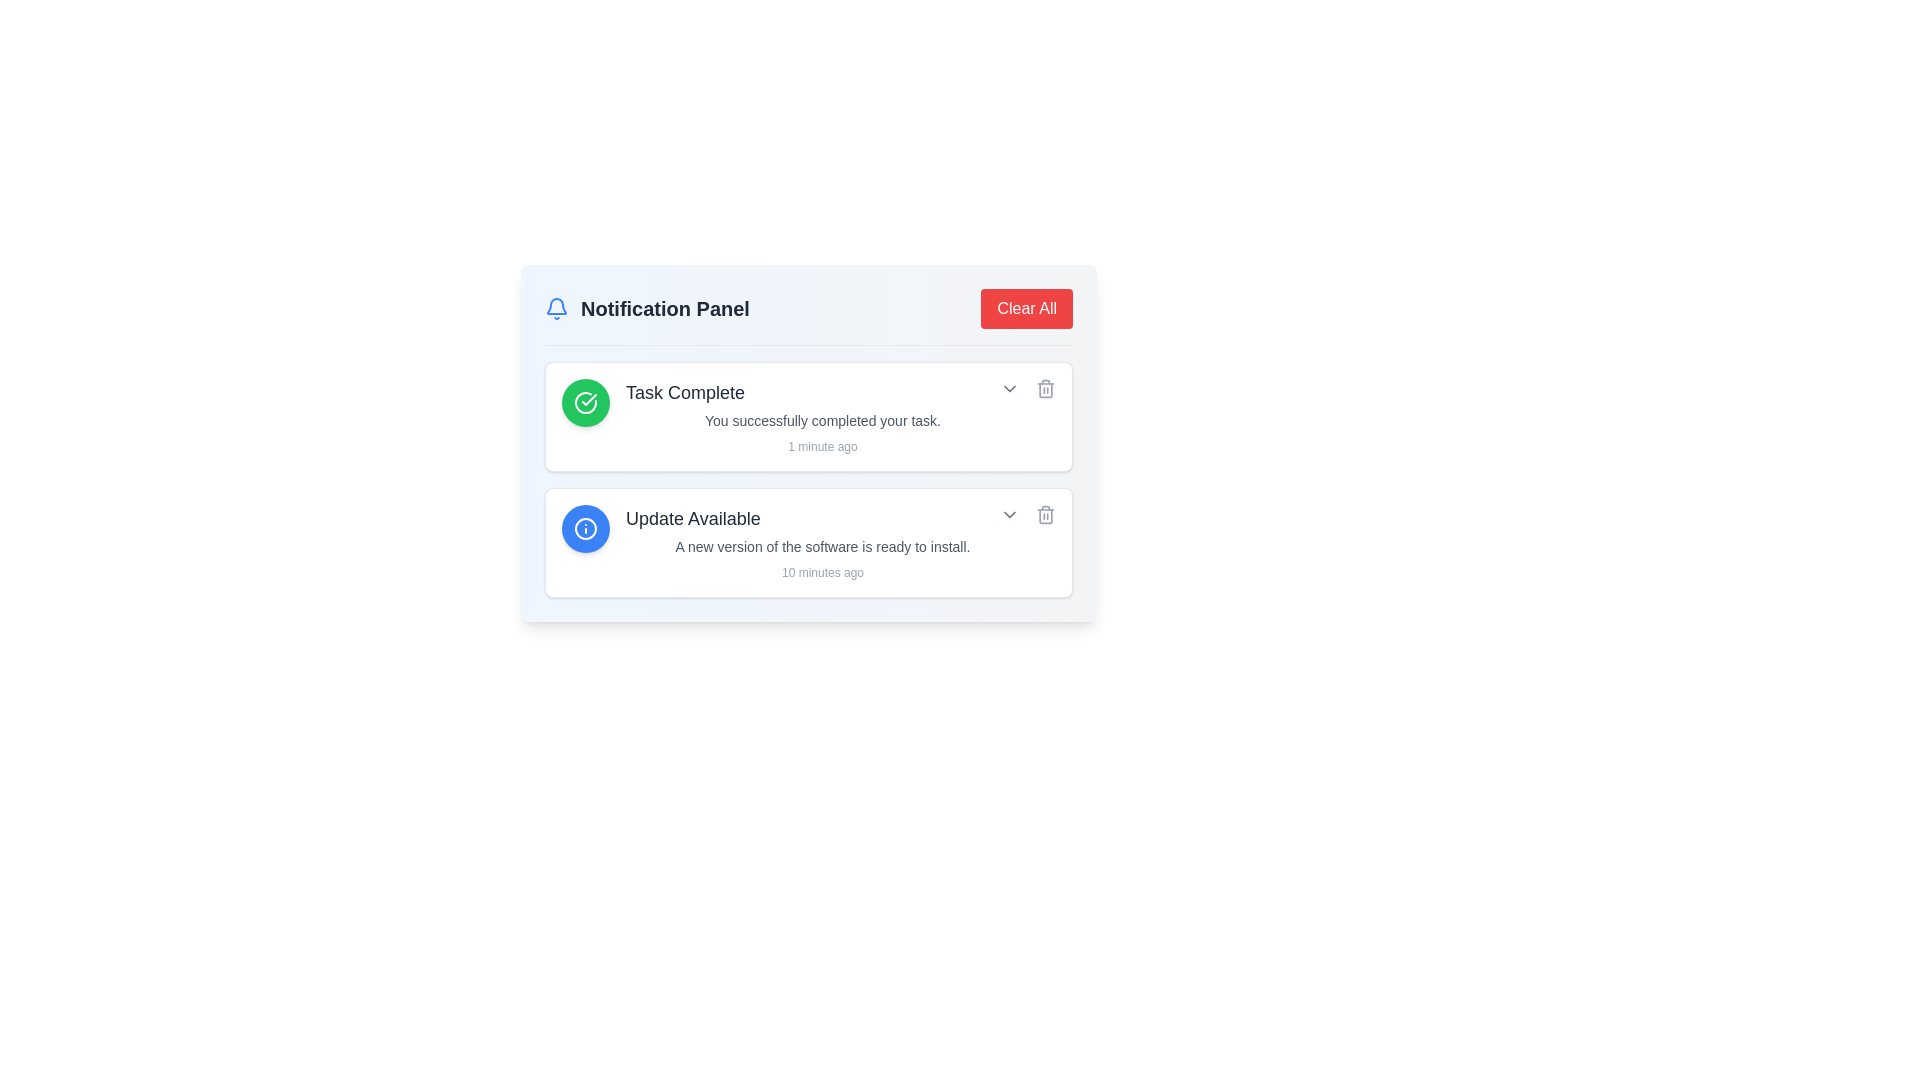  What do you see at coordinates (584, 402) in the screenshot?
I see `the success icon with a green background and white checkmark located on the left side of the 'Task Complete' notification` at bounding box center [584, 402].